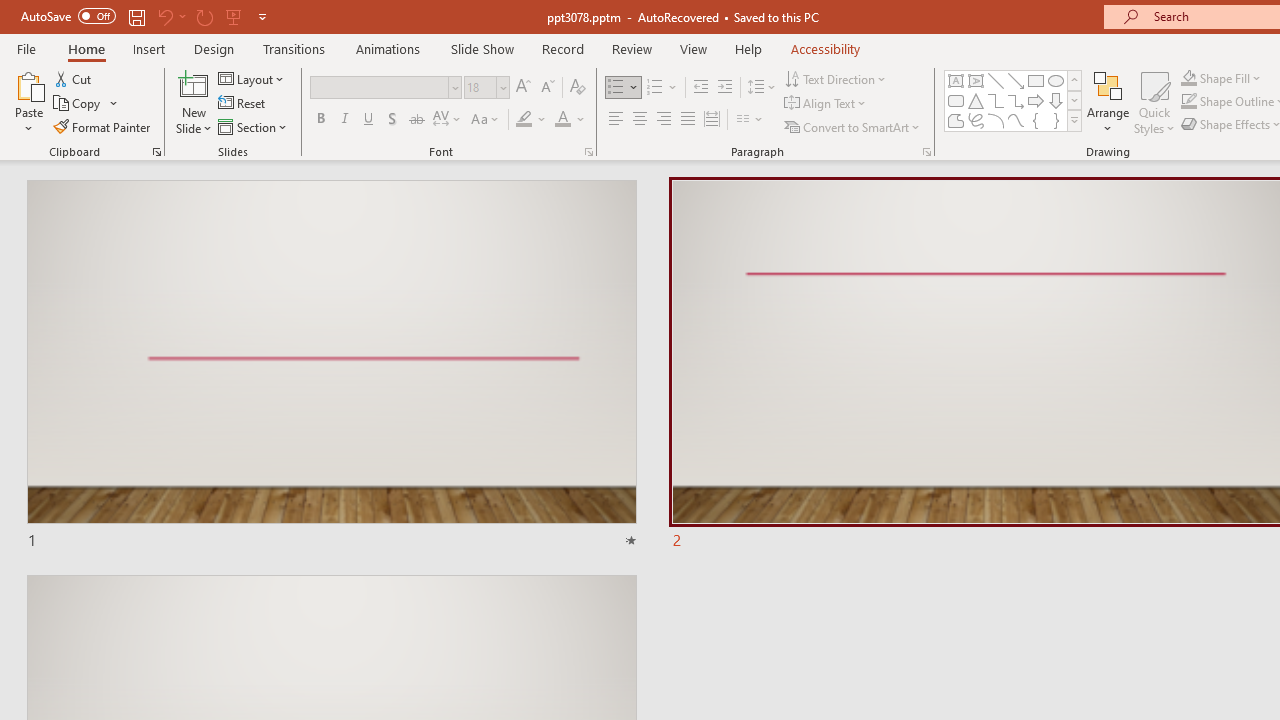 The height and width of the screenshot is (720, 1280). What do you see at coordinates (1014, 100) in the screenshot?
I see `'AutomationID: ShapesInsertGallery'` at bounding box center [1014, 100].